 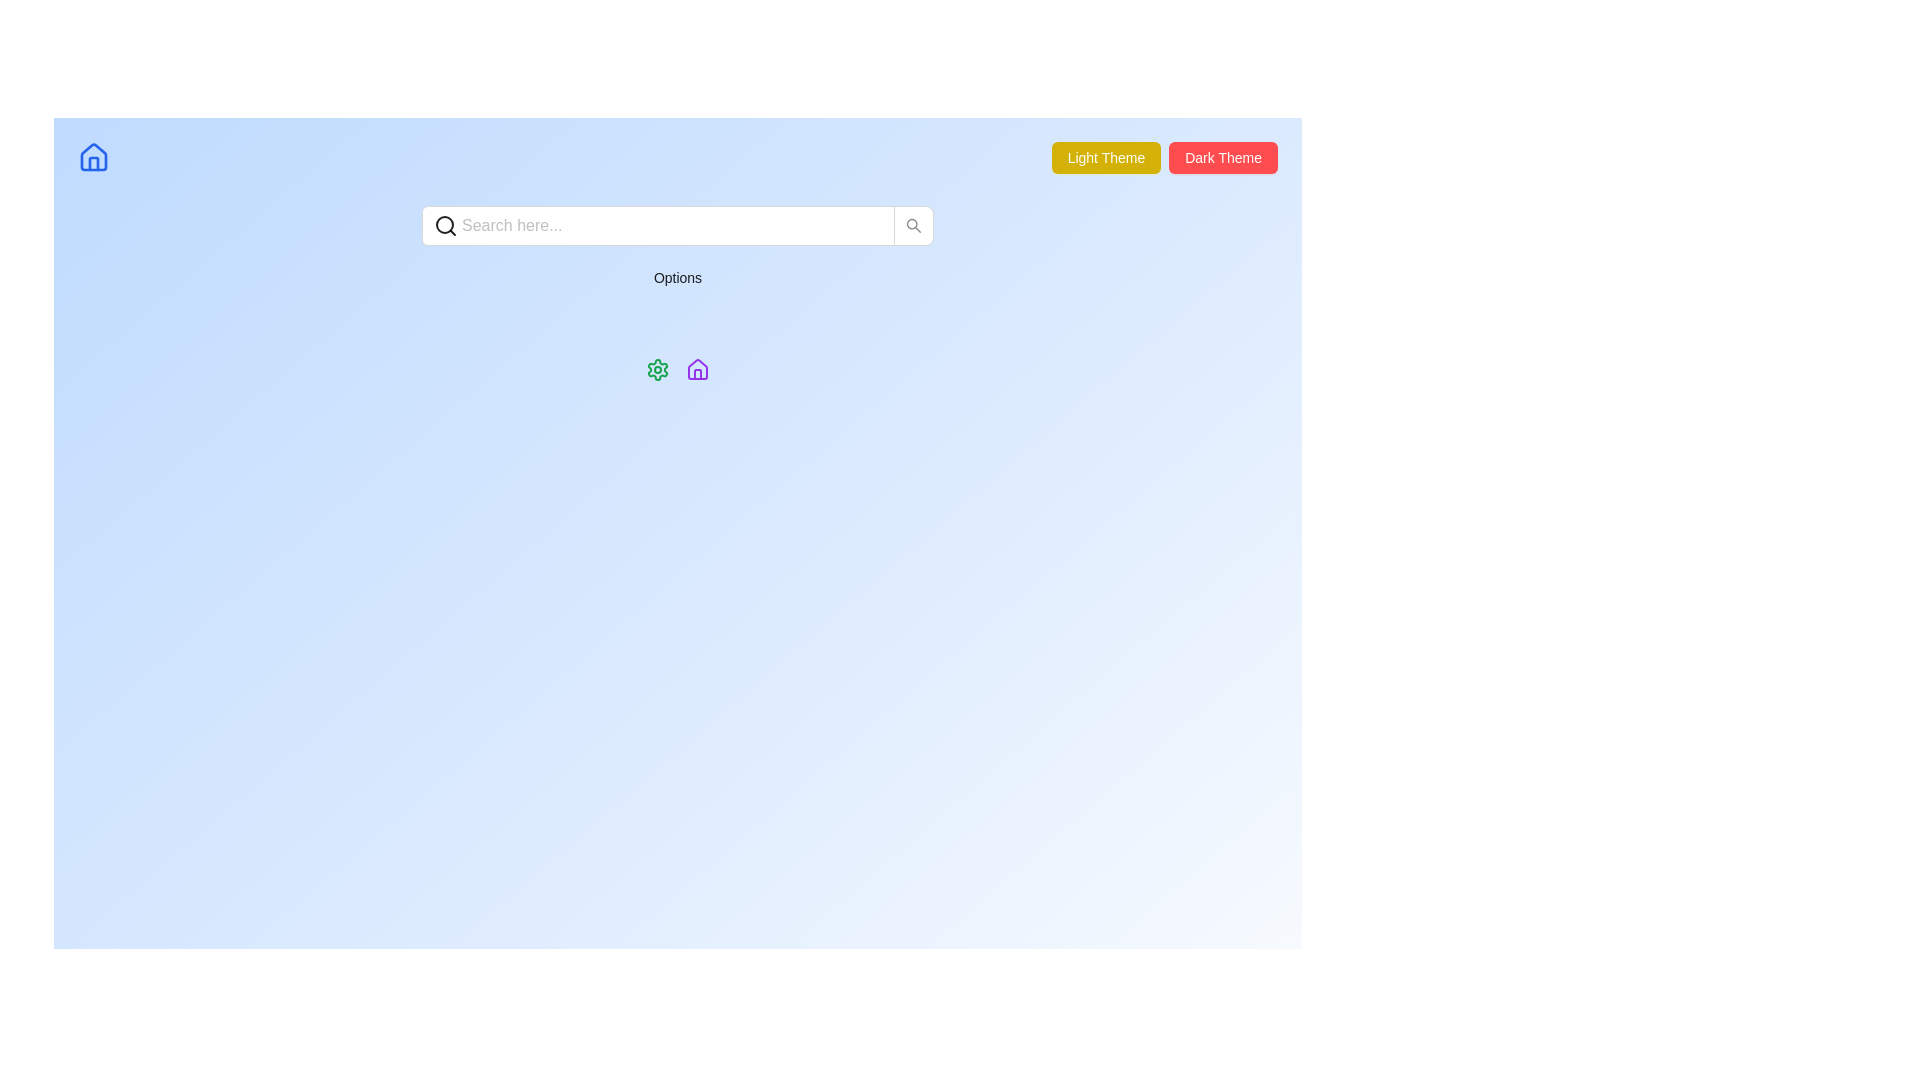 What do you see at coordinates (912, 225) in the screenshot?
I see `the search icon located at the far-right end of the search bar` at bounding box center [912, 225].